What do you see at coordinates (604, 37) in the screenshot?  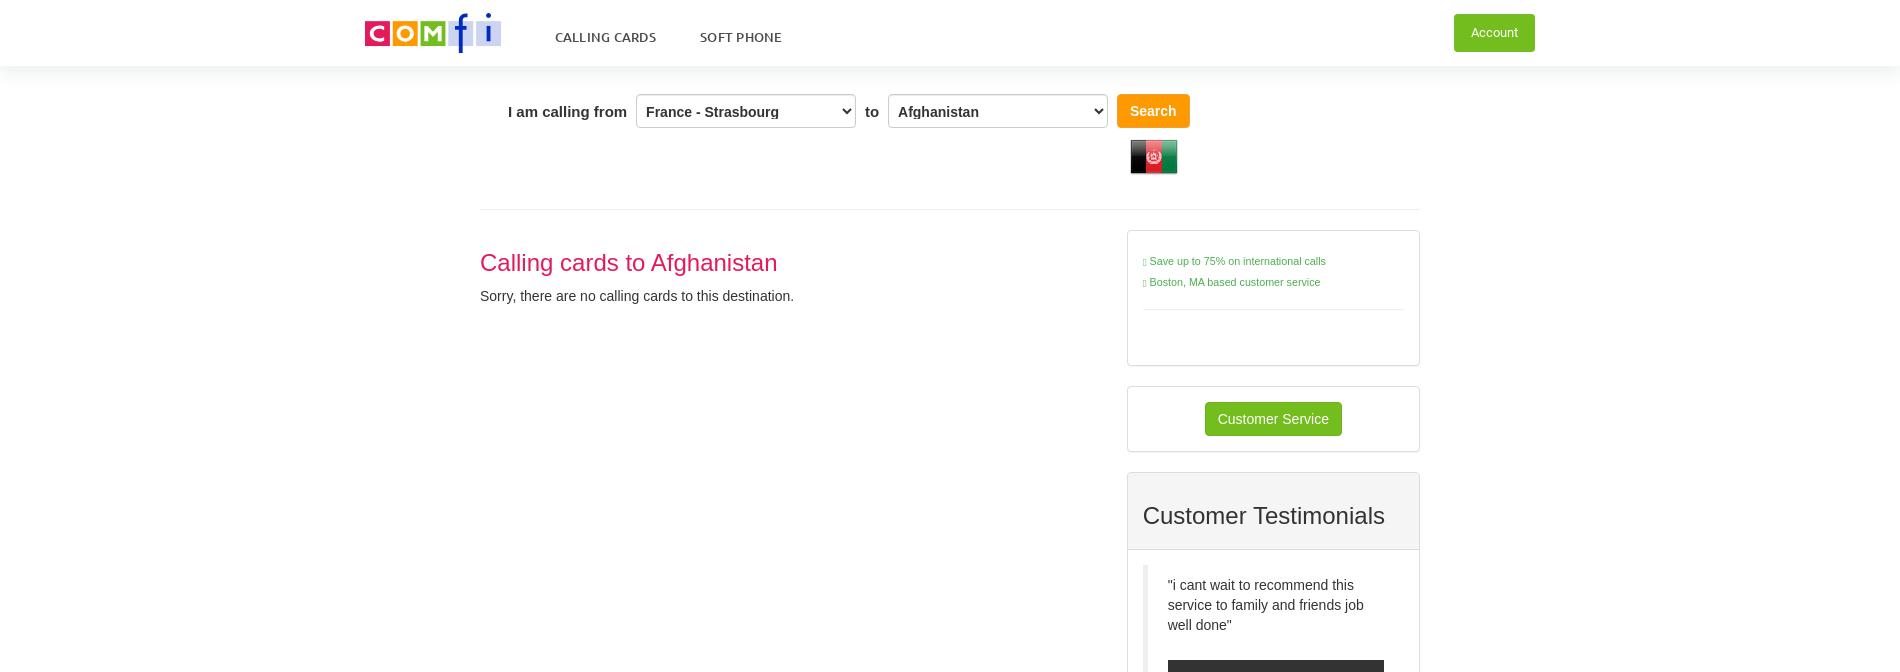 I see `'Calling Cards'` at bounding box center [604, 37].